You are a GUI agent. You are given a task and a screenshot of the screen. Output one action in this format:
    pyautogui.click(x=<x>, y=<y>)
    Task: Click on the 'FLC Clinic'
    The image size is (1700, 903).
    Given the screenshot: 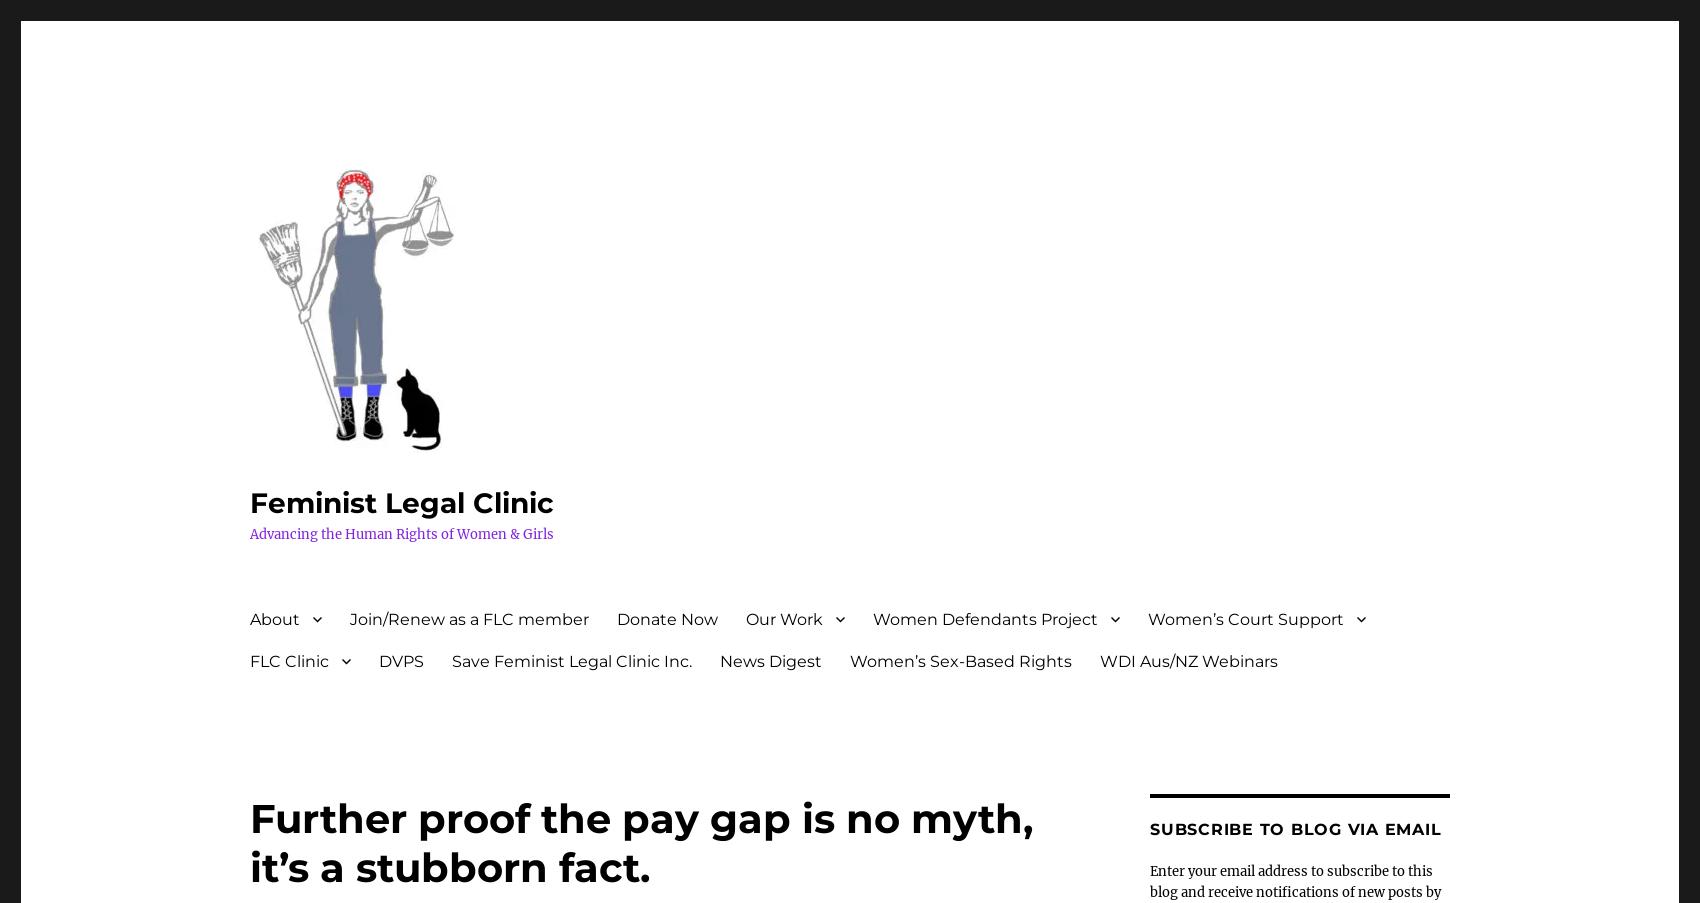 What is the action you would take?
    pyautogui.click(x=289, y=659)
    